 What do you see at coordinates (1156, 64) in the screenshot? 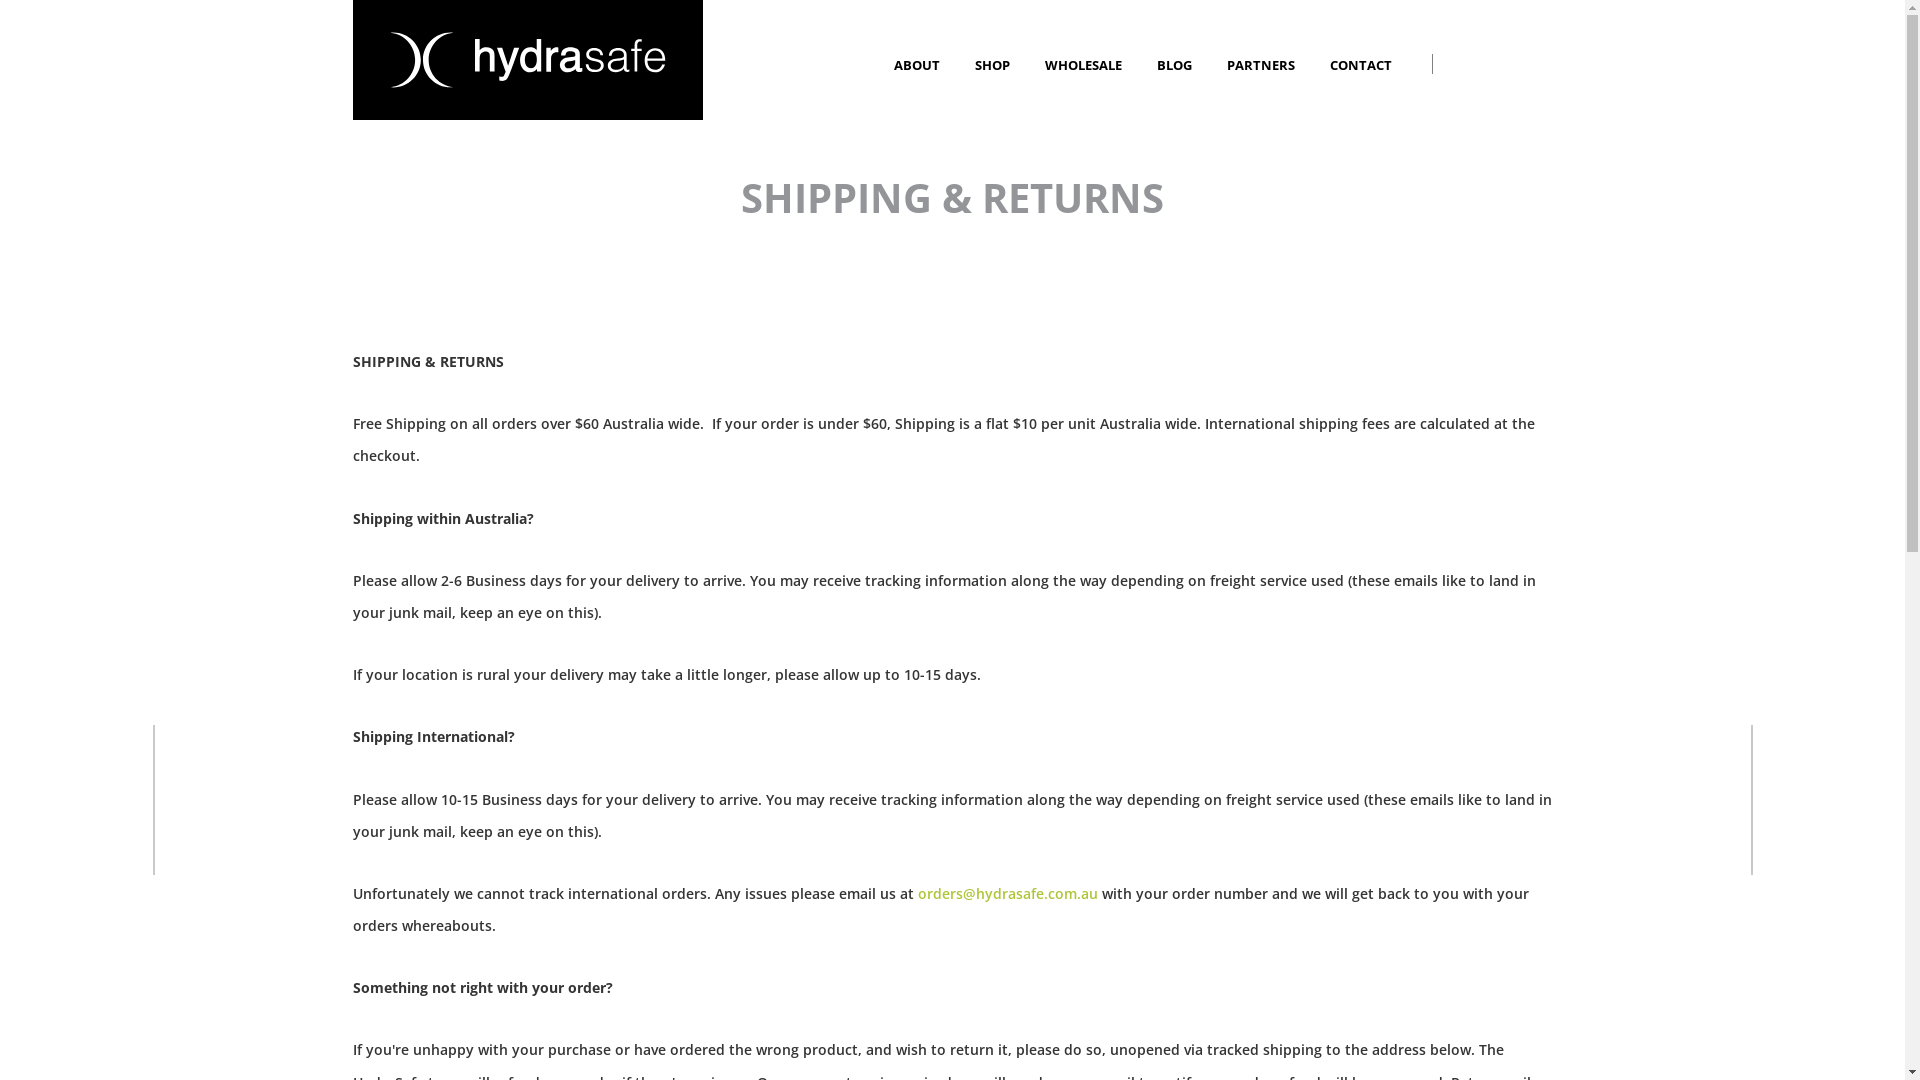
I see `'BLOG'` at bounding box center [1156, 64].